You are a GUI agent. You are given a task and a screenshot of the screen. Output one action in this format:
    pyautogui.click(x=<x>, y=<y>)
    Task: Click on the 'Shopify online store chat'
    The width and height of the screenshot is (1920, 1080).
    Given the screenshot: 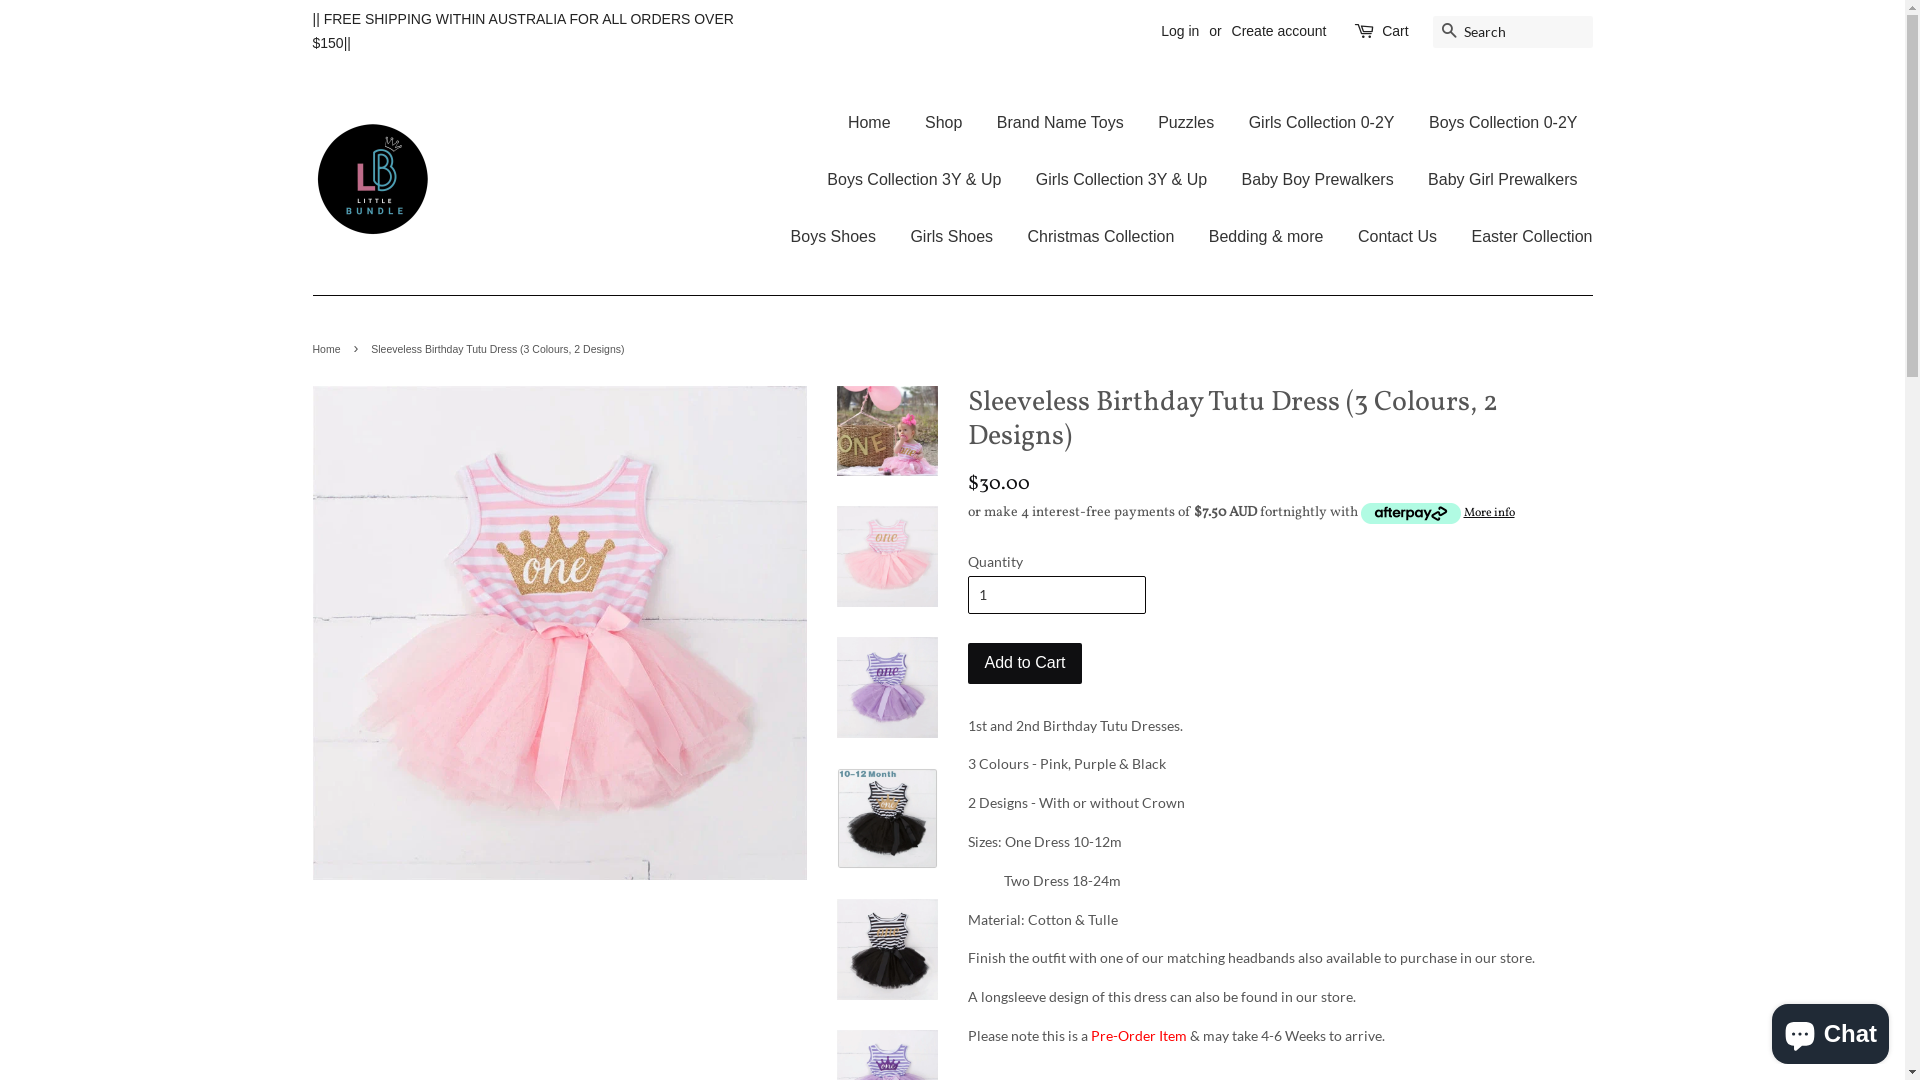 What is the action you would take?
    pyautogui.click(x=1766, y=1029)
    